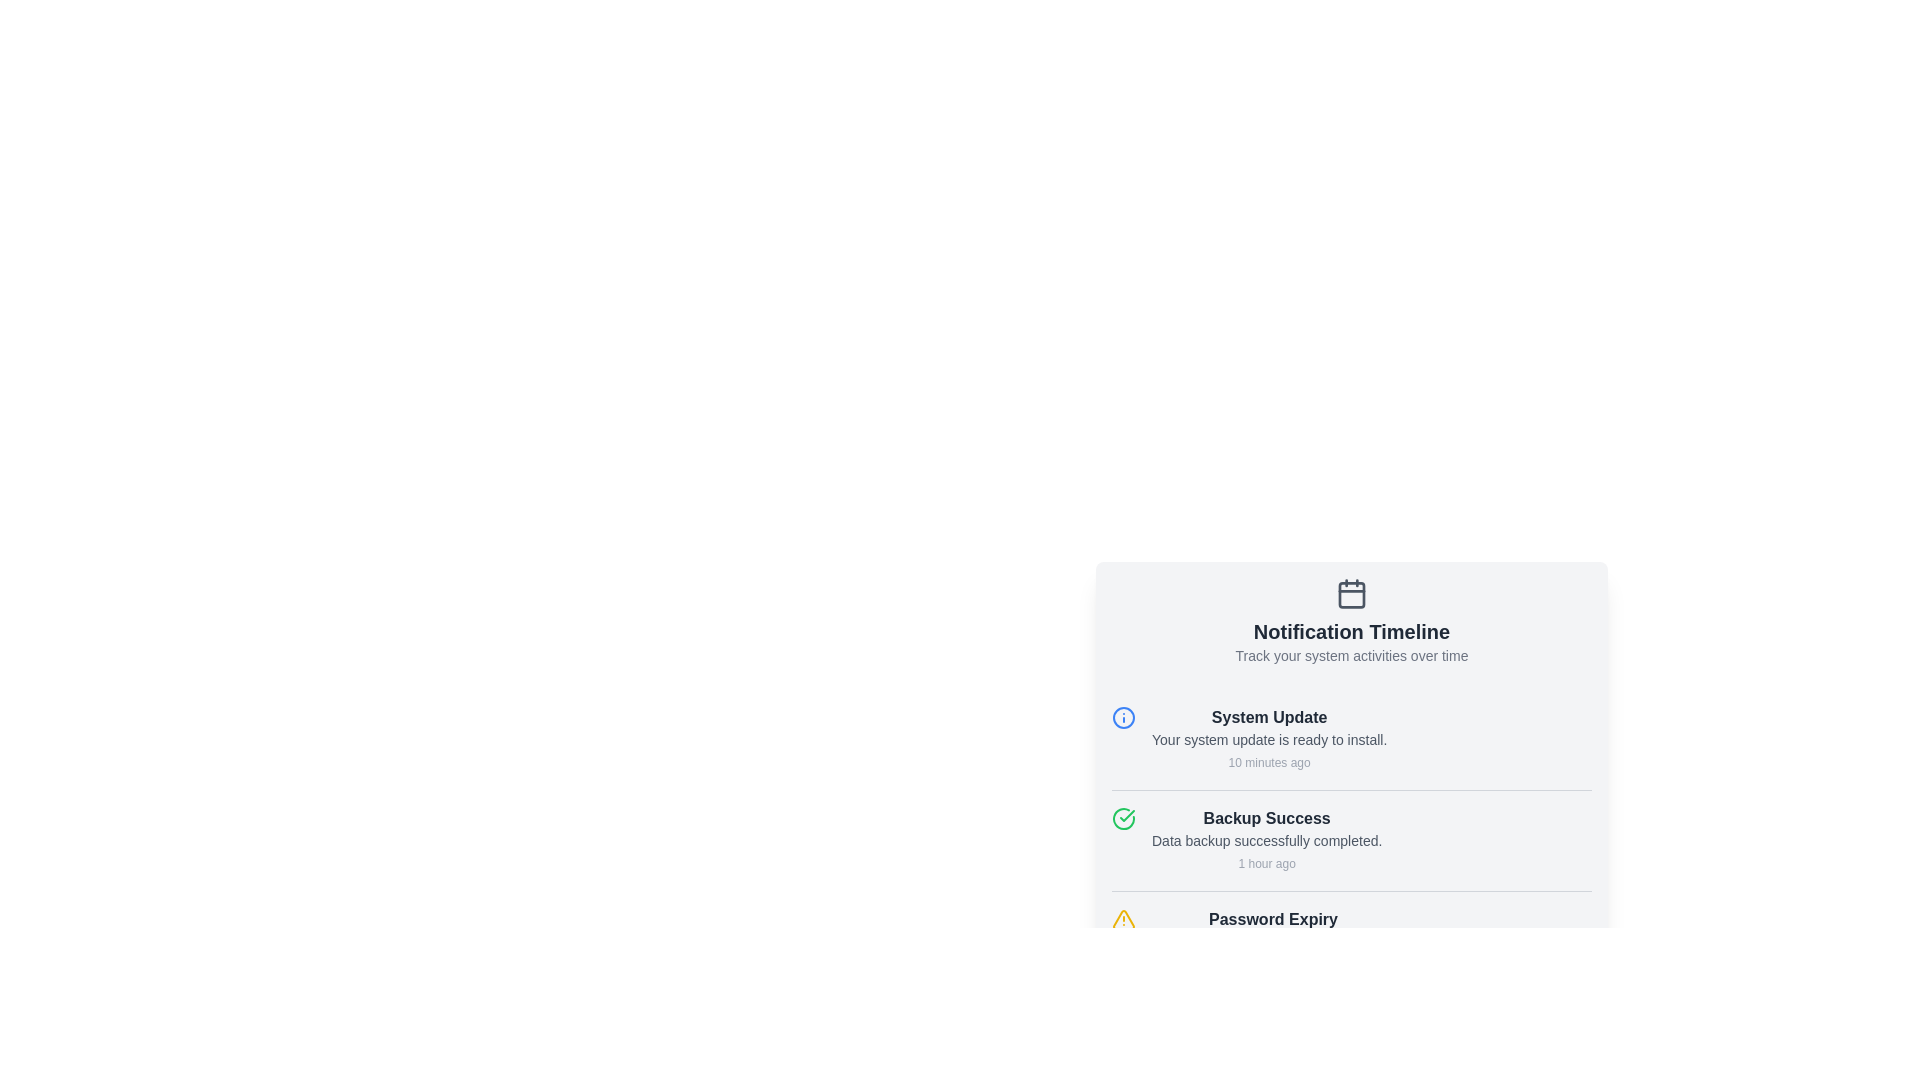 The height and width of the screenshot is (1080, 1920). What do you see at coordinates (1266, 840) in the screenshot?
I see `the Text Label that provides supplementary information for the 'Backup Success' notification, located beneath the header and above the timestamp '1 hour ago' in the 'Notification Timeline' section` at bounding box center [1266, 840].